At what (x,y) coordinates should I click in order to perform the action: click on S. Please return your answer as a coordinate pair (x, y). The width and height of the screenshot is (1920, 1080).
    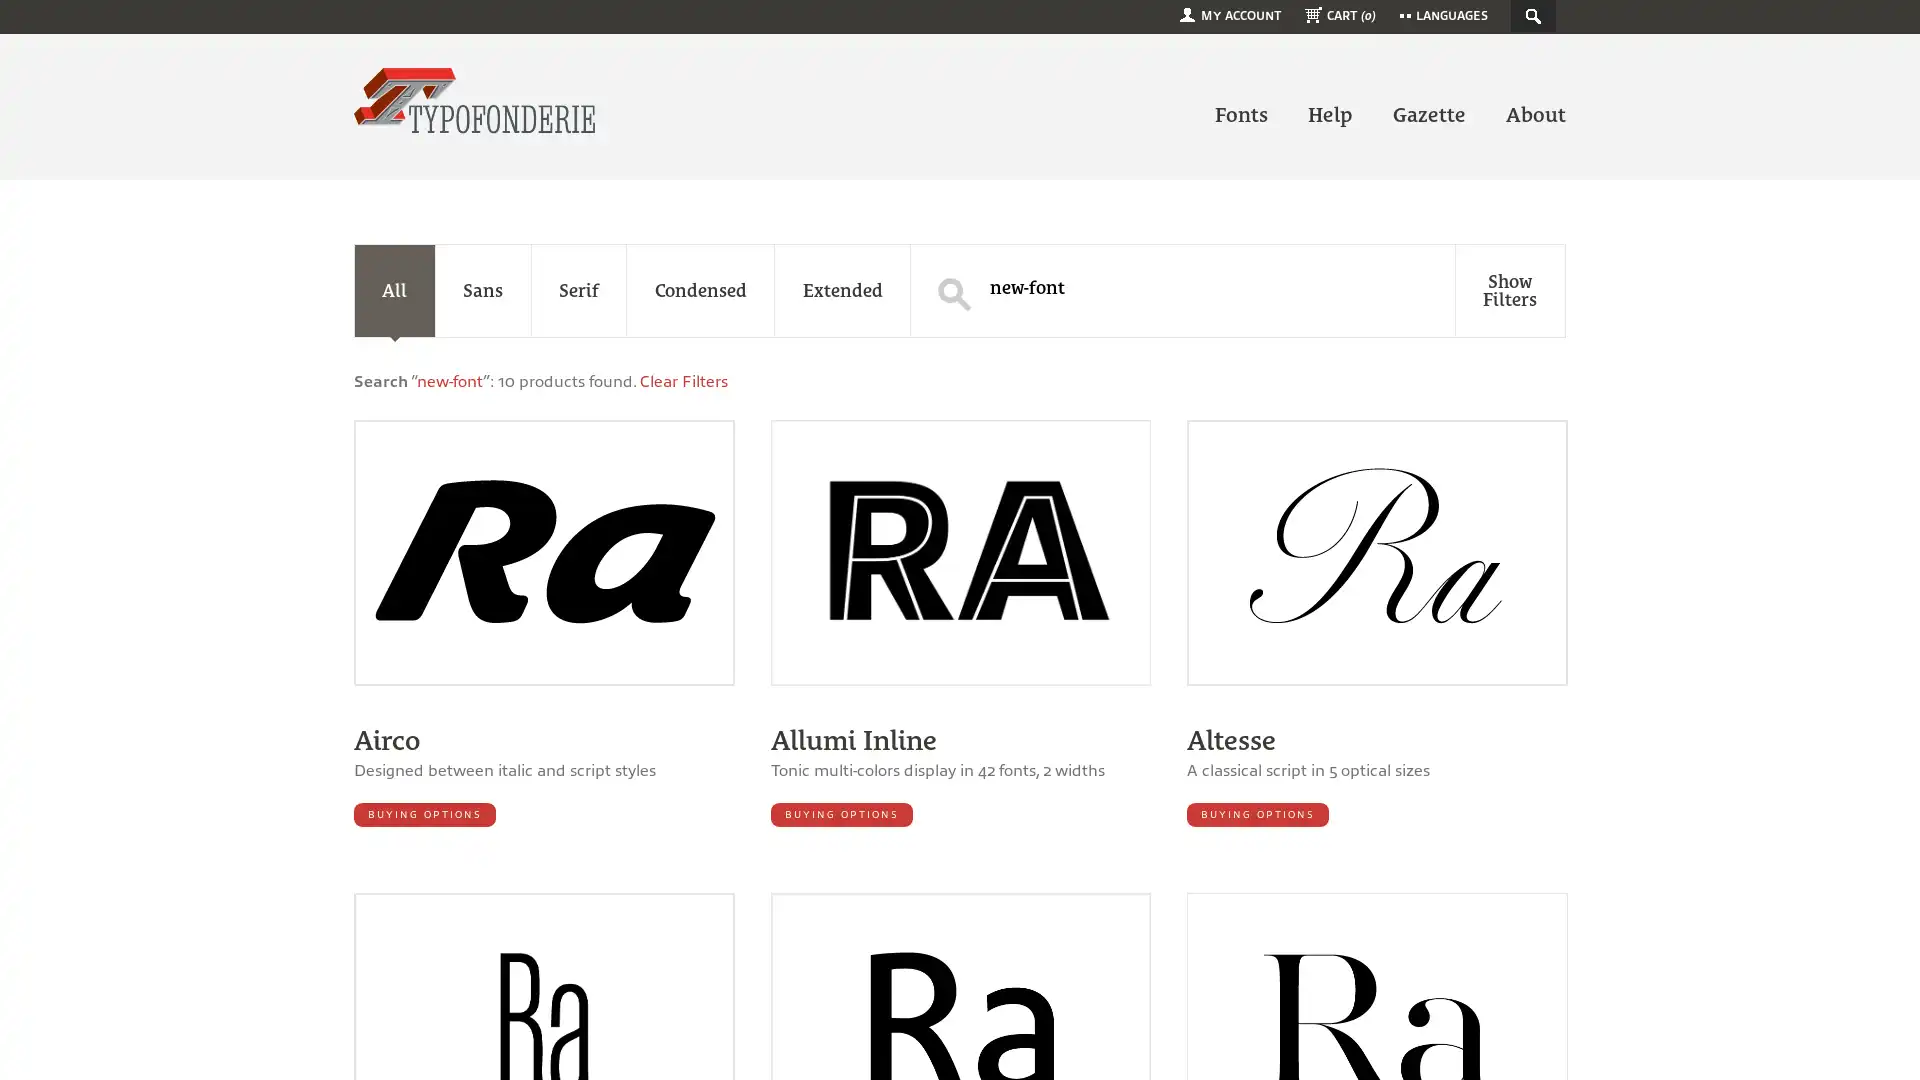
    Looking at the image, I should click on (952, 293).